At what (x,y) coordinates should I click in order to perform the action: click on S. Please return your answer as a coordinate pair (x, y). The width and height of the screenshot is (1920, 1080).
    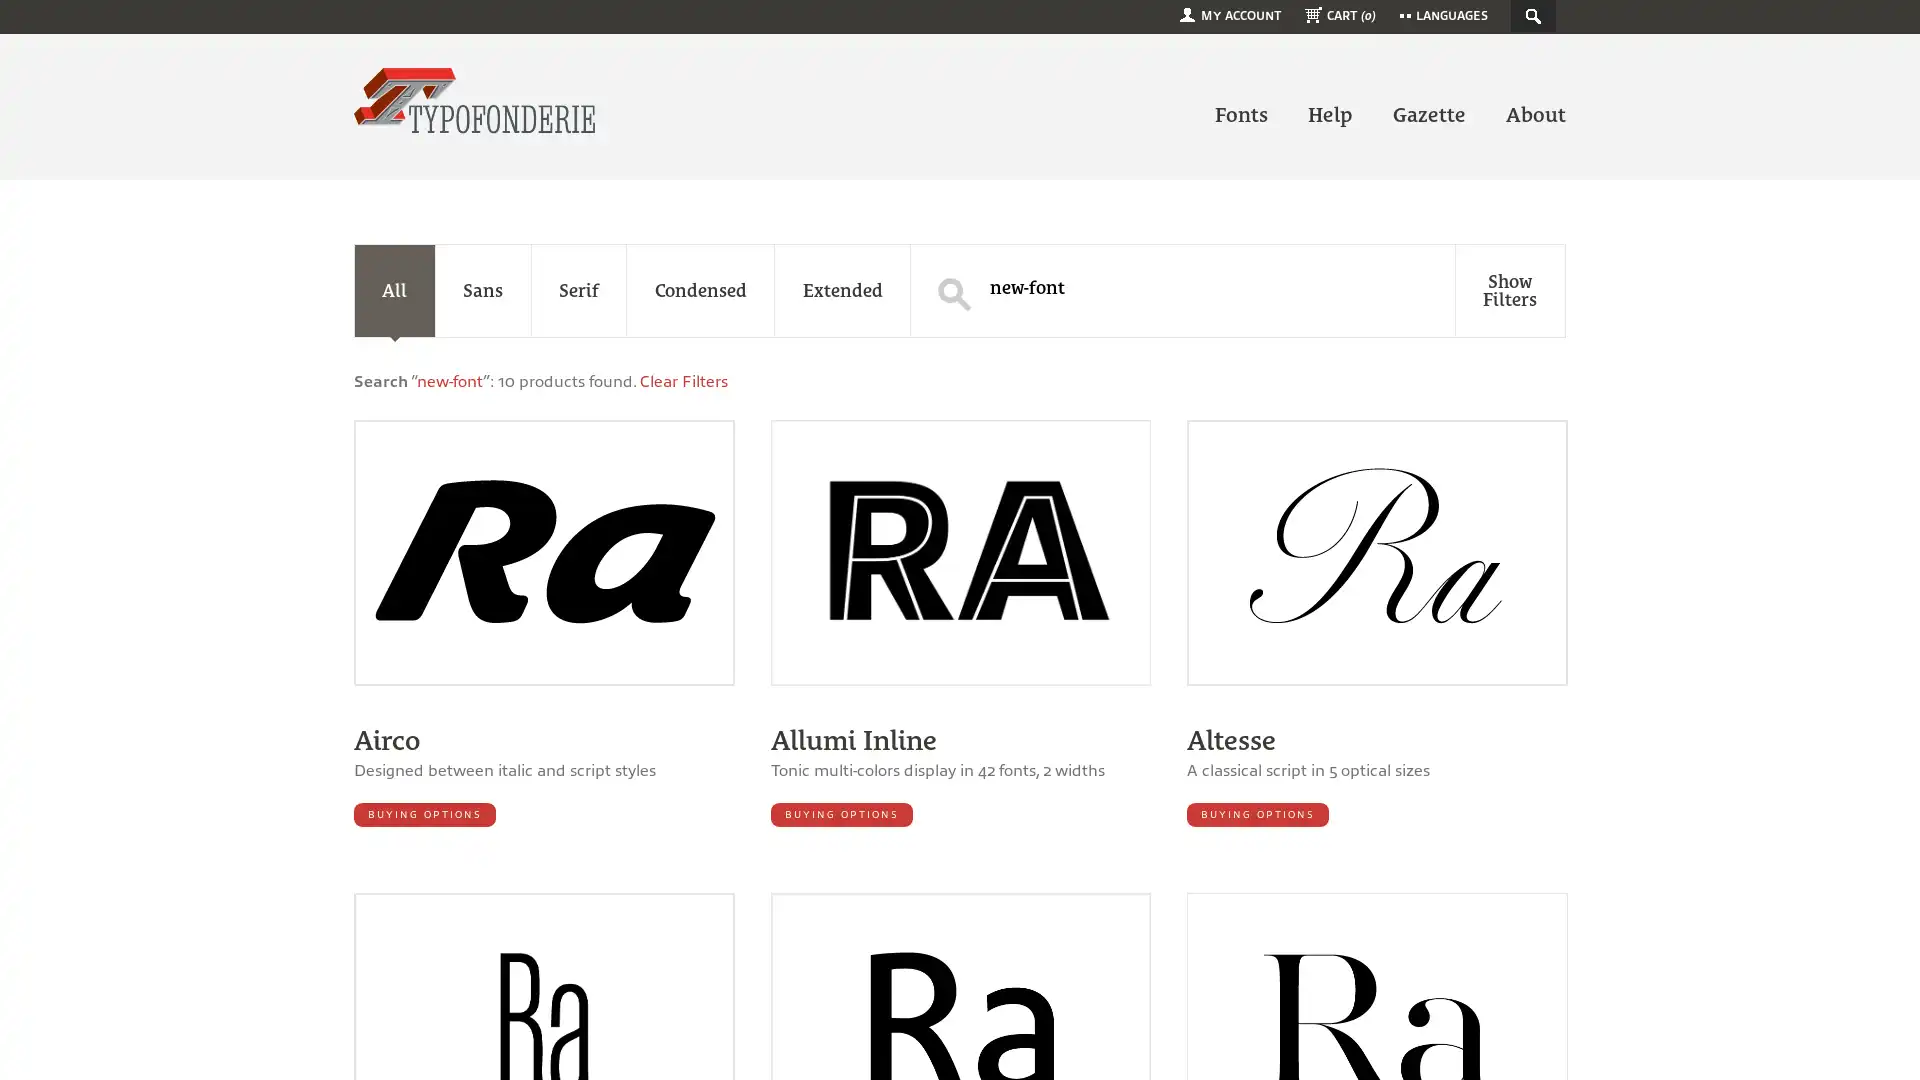
    Looking at the image, I should click on (952, 293).